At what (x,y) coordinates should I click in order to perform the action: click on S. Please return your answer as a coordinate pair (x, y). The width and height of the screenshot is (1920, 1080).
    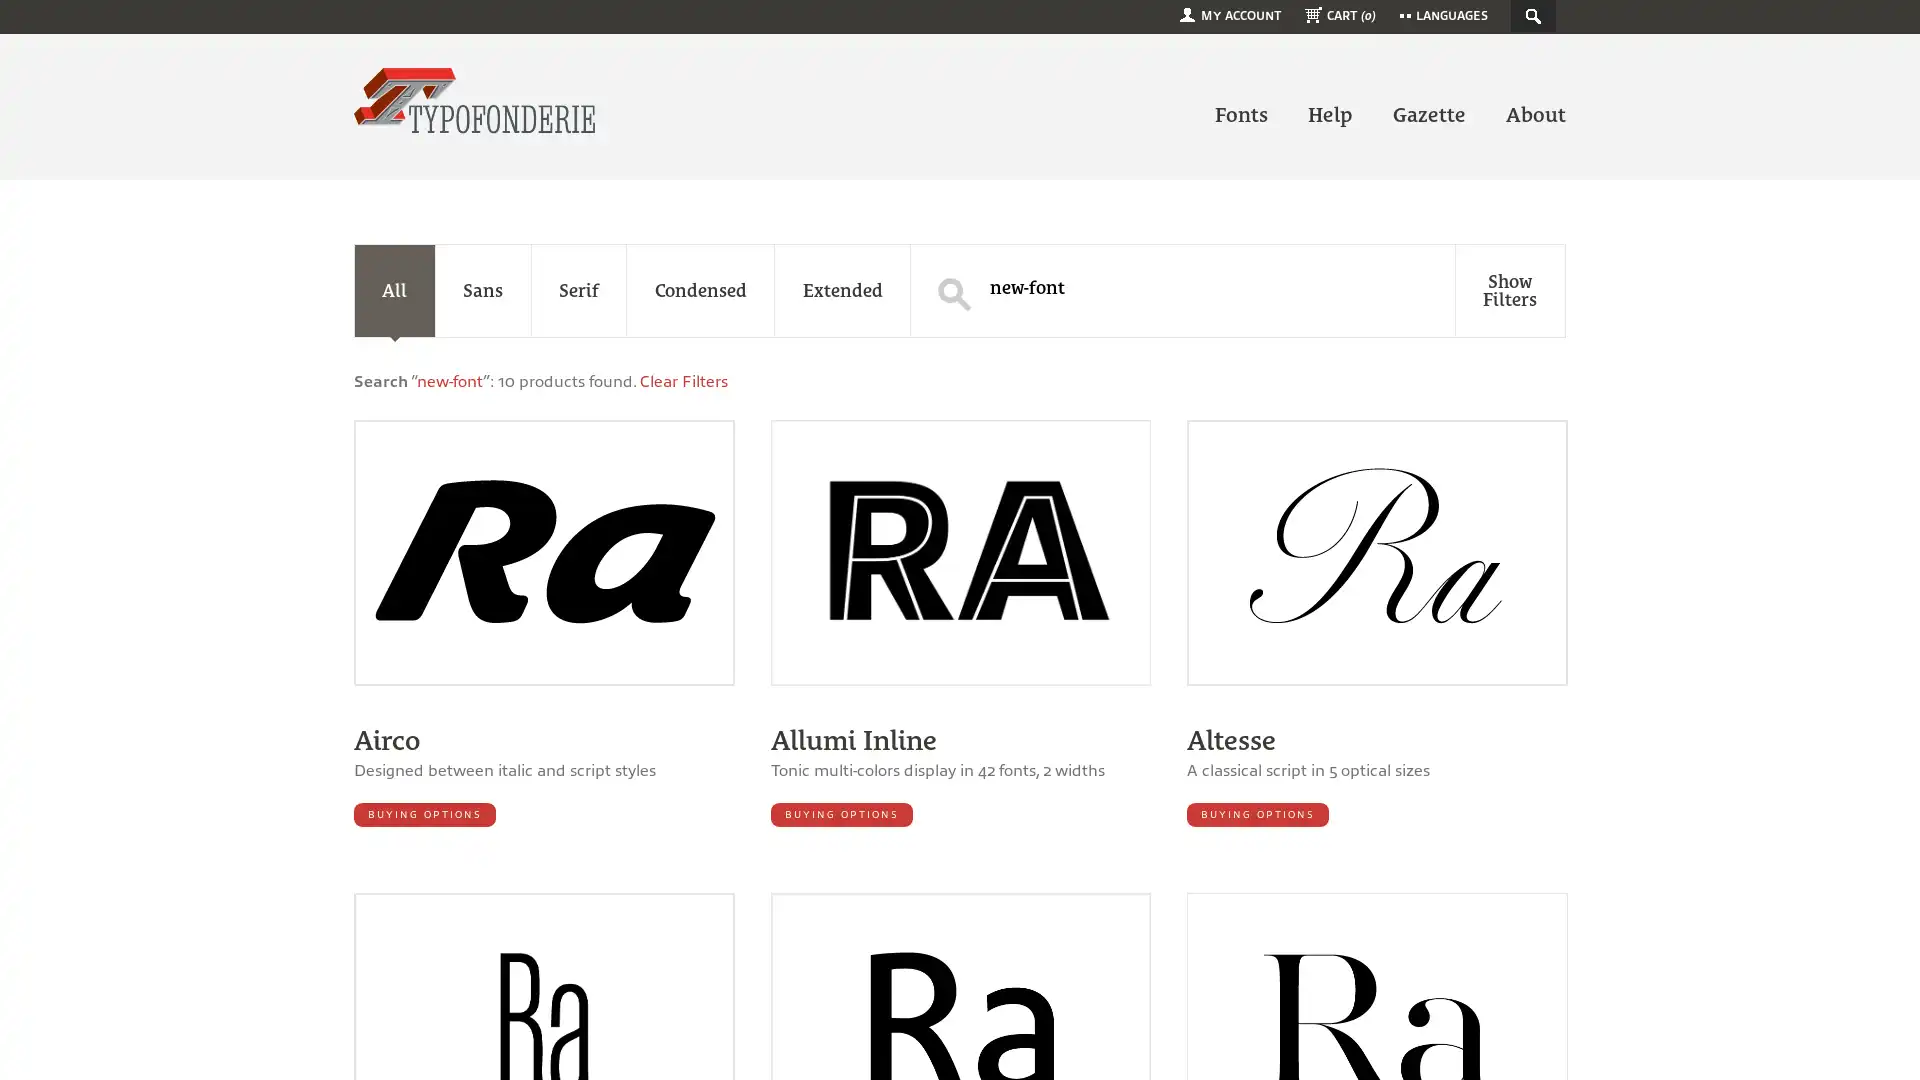
    Looking at the image, I should click on (952, 293).